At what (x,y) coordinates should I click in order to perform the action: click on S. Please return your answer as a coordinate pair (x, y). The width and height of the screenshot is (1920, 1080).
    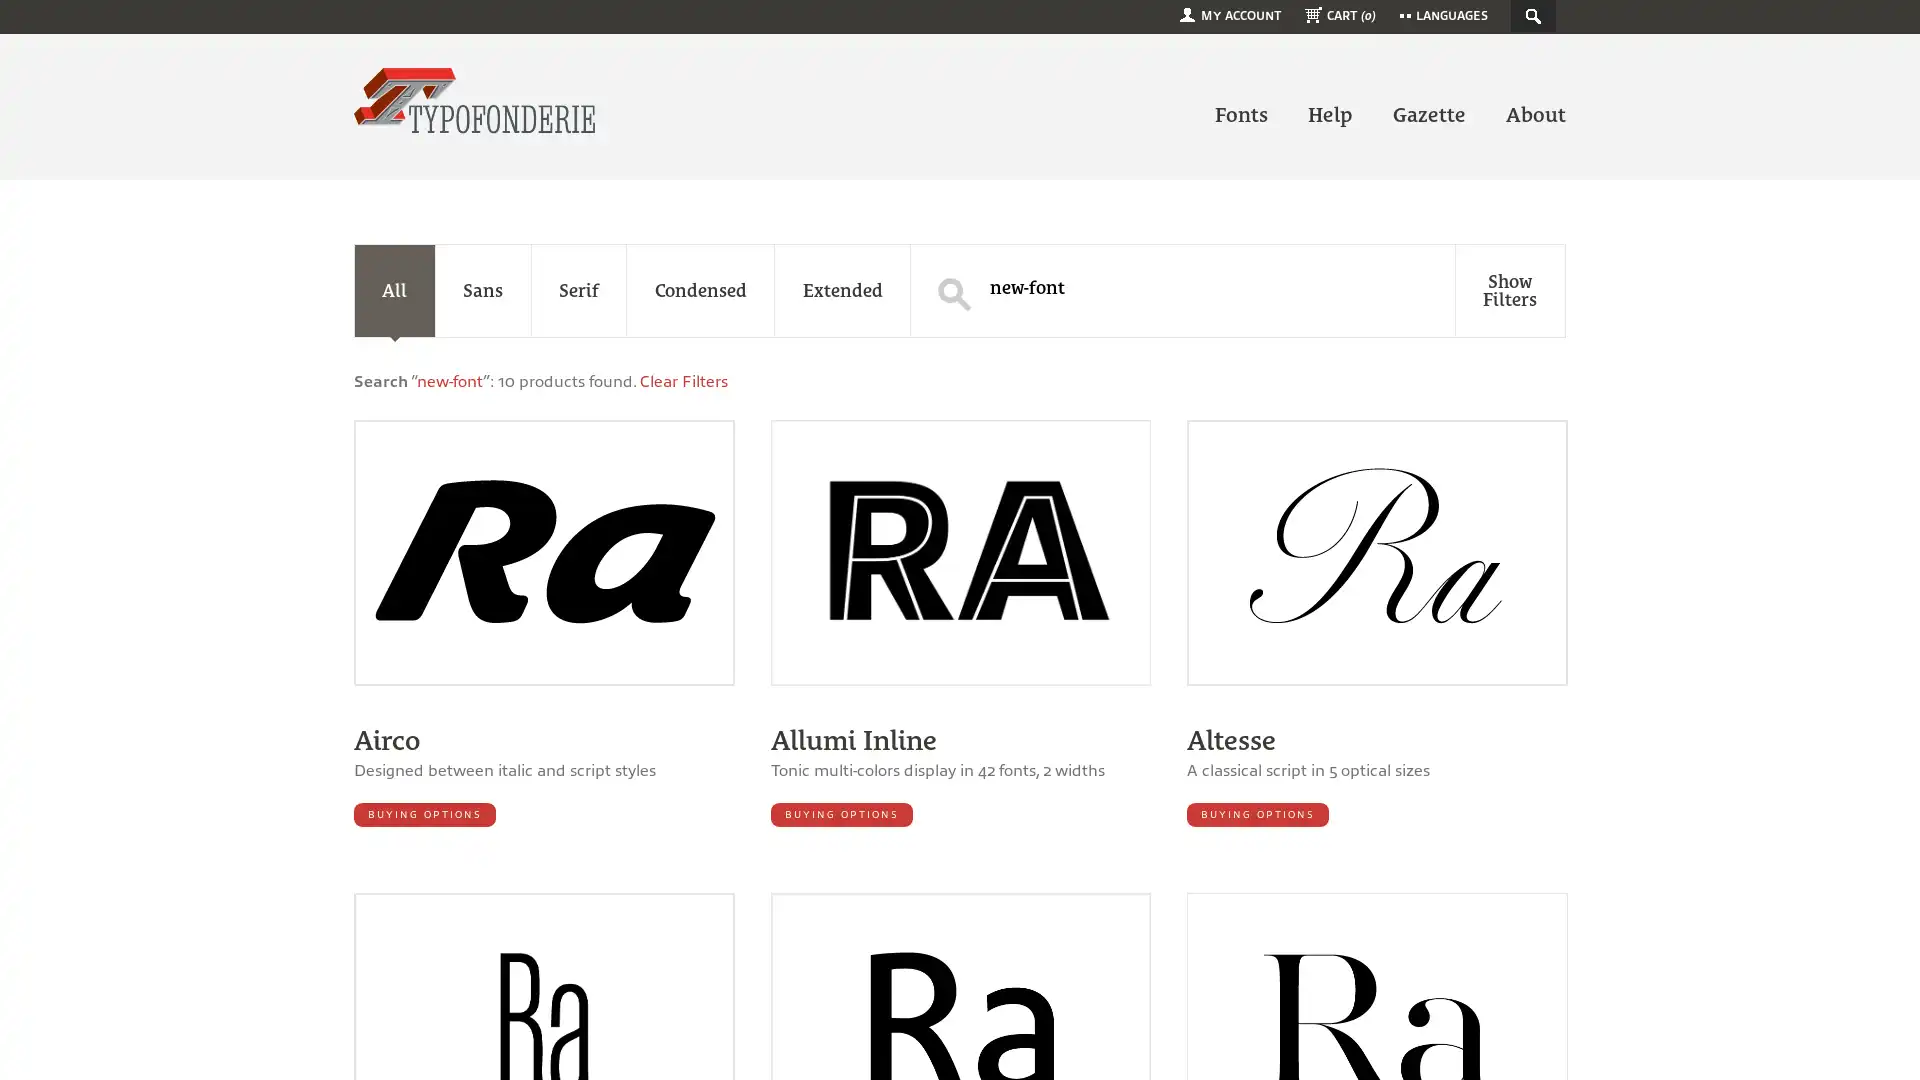
    Looking at the image, I should click on (952, 293).